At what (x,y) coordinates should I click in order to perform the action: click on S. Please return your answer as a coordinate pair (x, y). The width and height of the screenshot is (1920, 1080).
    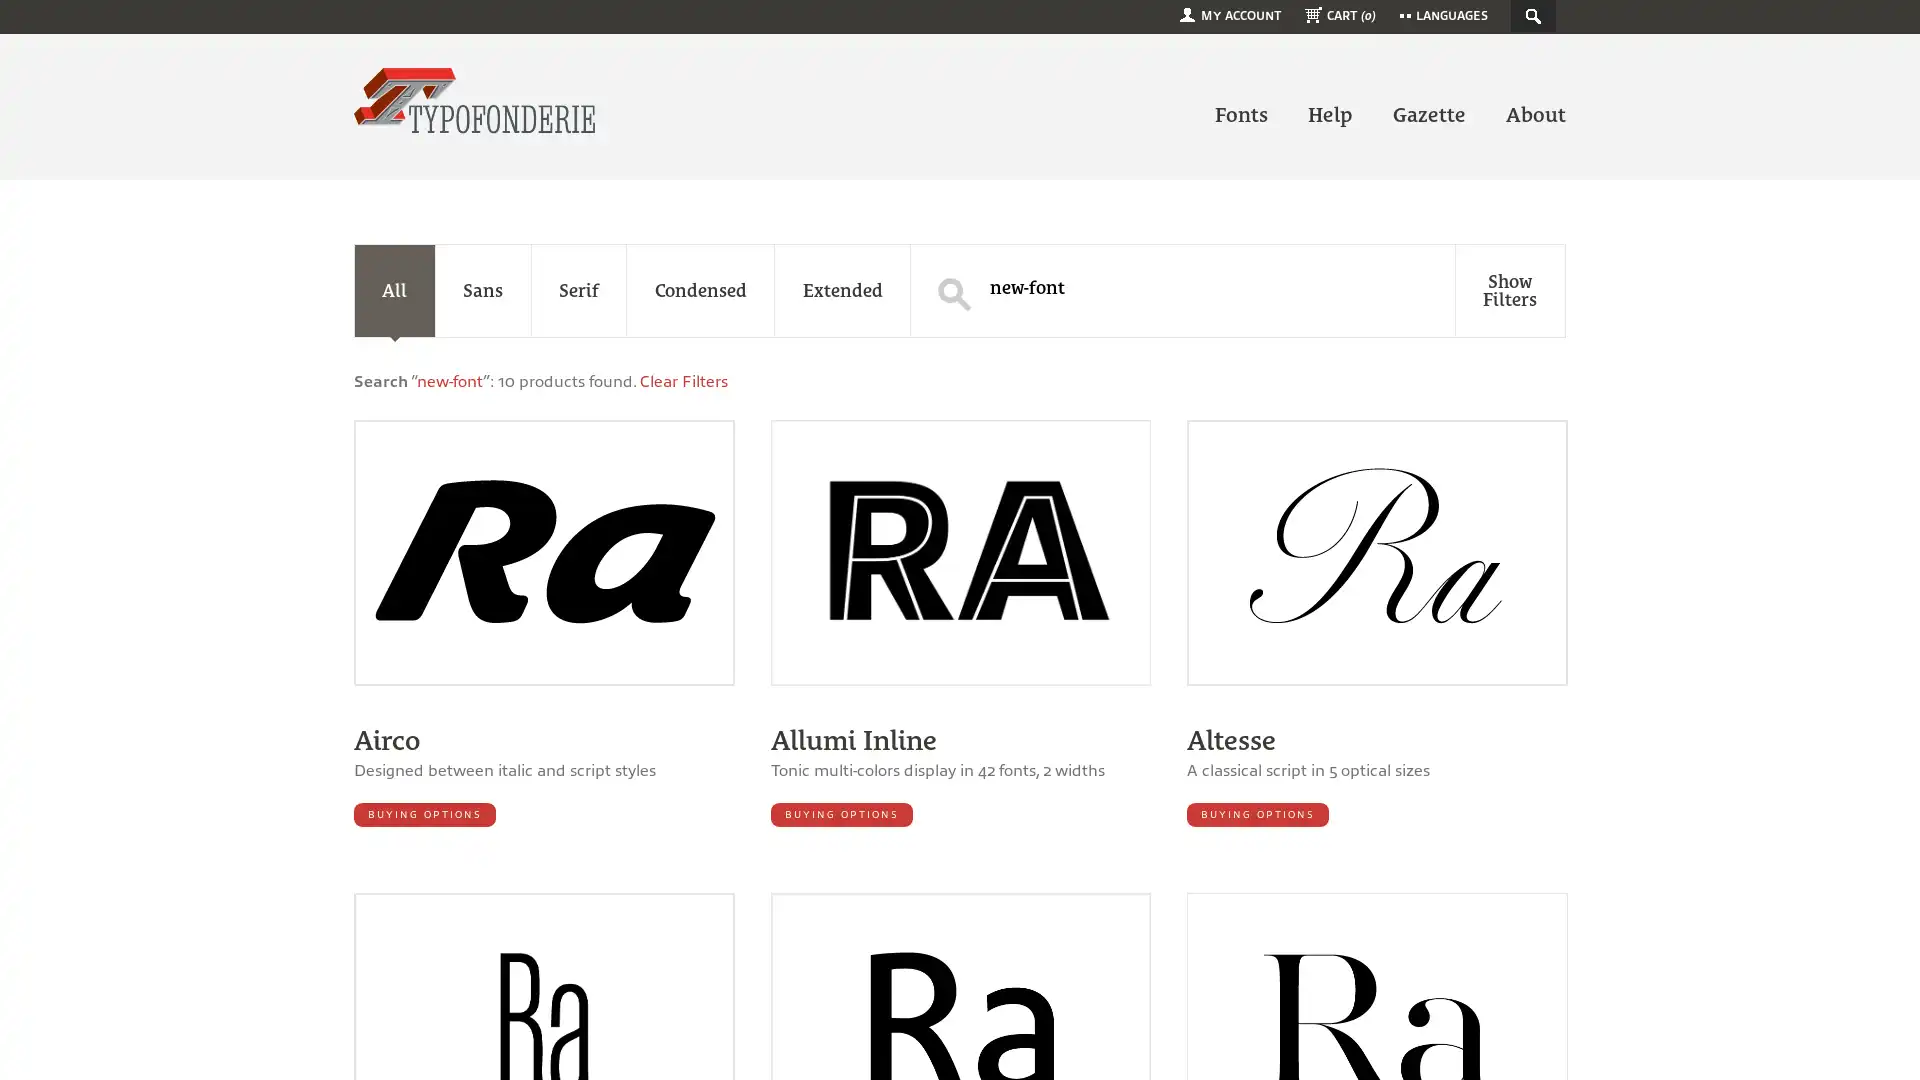
    Looking at the image, I should click on (952, 293).